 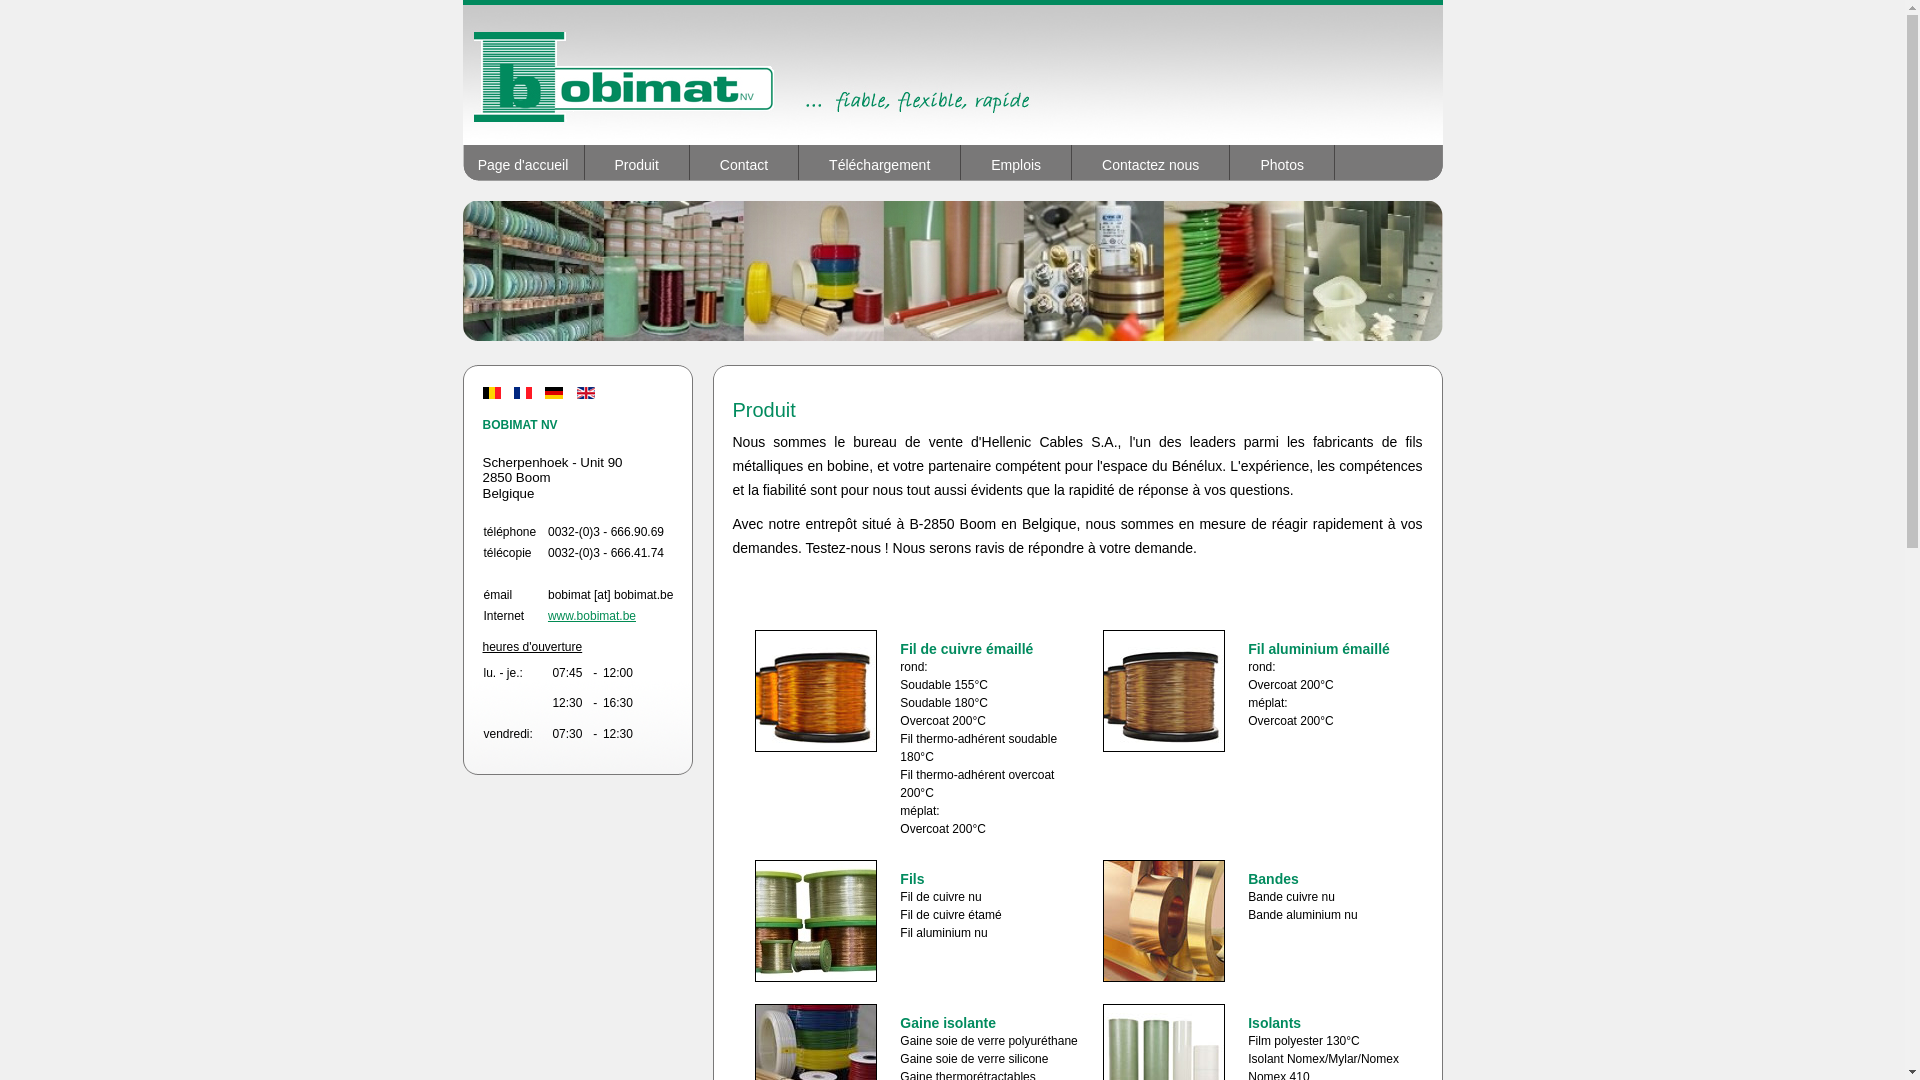 I want to click on 'Nederlands', so click(x=490, y=393).